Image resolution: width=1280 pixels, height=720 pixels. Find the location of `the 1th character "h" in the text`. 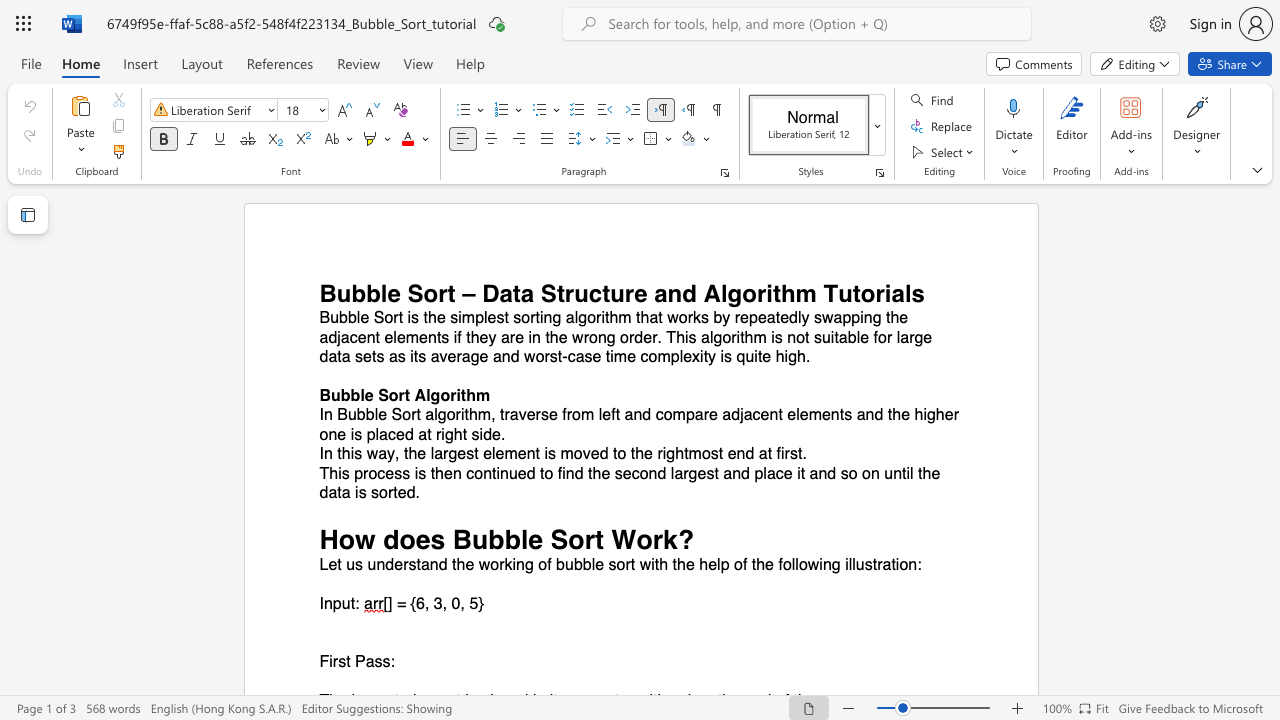

the 1th character "h" in the text is located at coordinates (787, 293).